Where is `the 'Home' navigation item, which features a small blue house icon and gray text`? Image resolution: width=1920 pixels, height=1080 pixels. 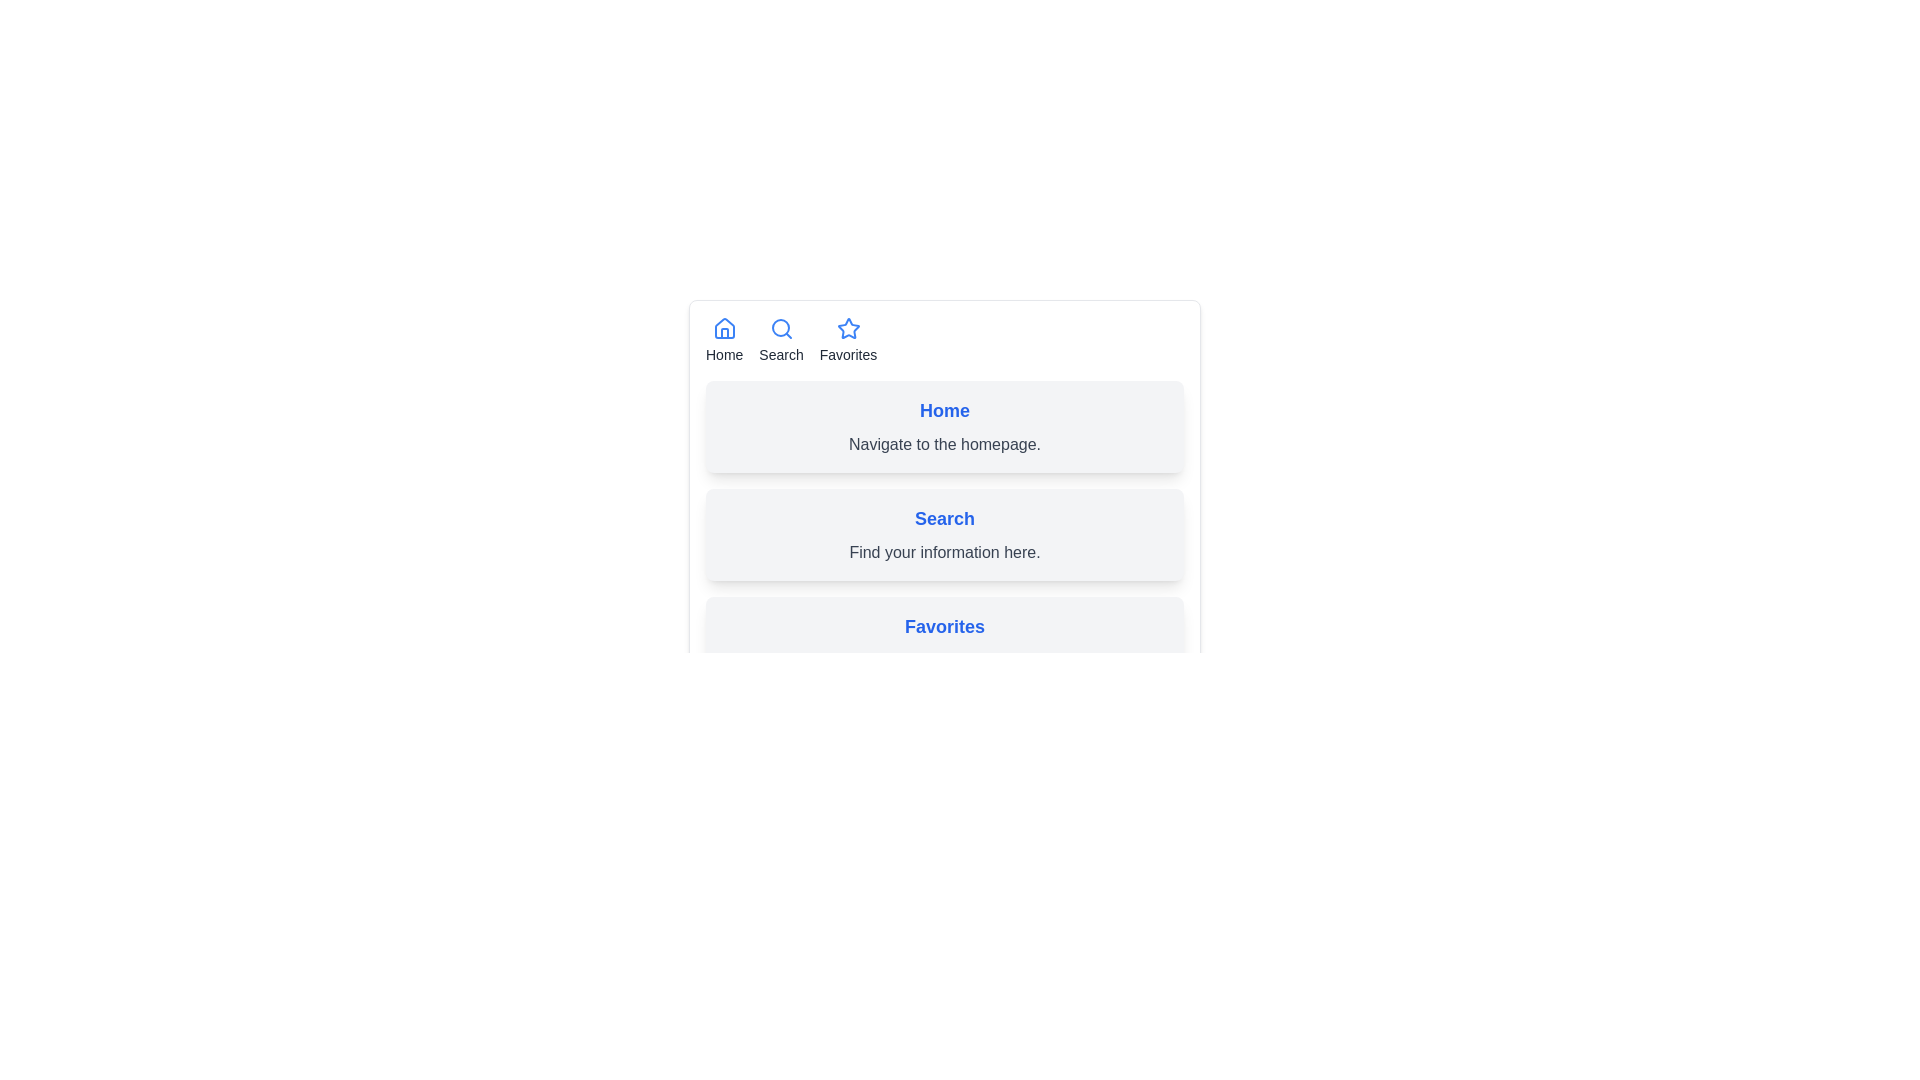 the 'Home' navigation item, which features a small blue house icon and gray text is located at coordinates (723, 339).